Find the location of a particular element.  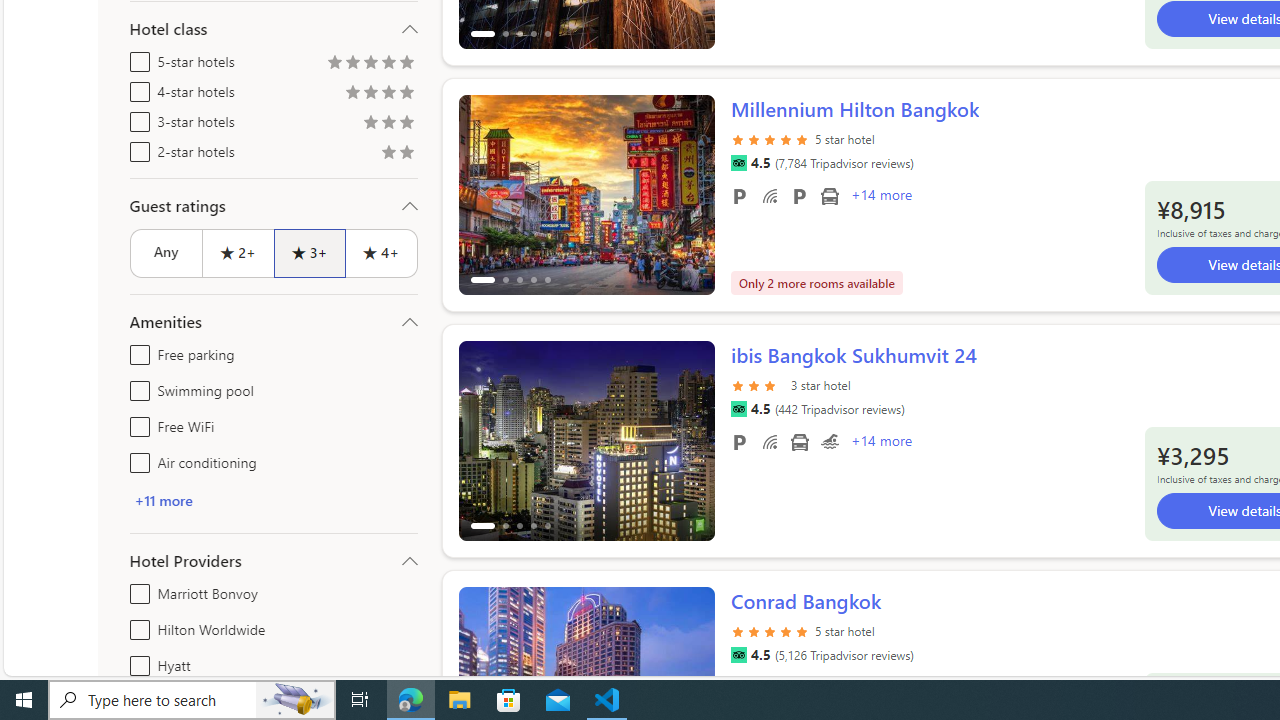

'3+' is located at coordinates (308, 252).